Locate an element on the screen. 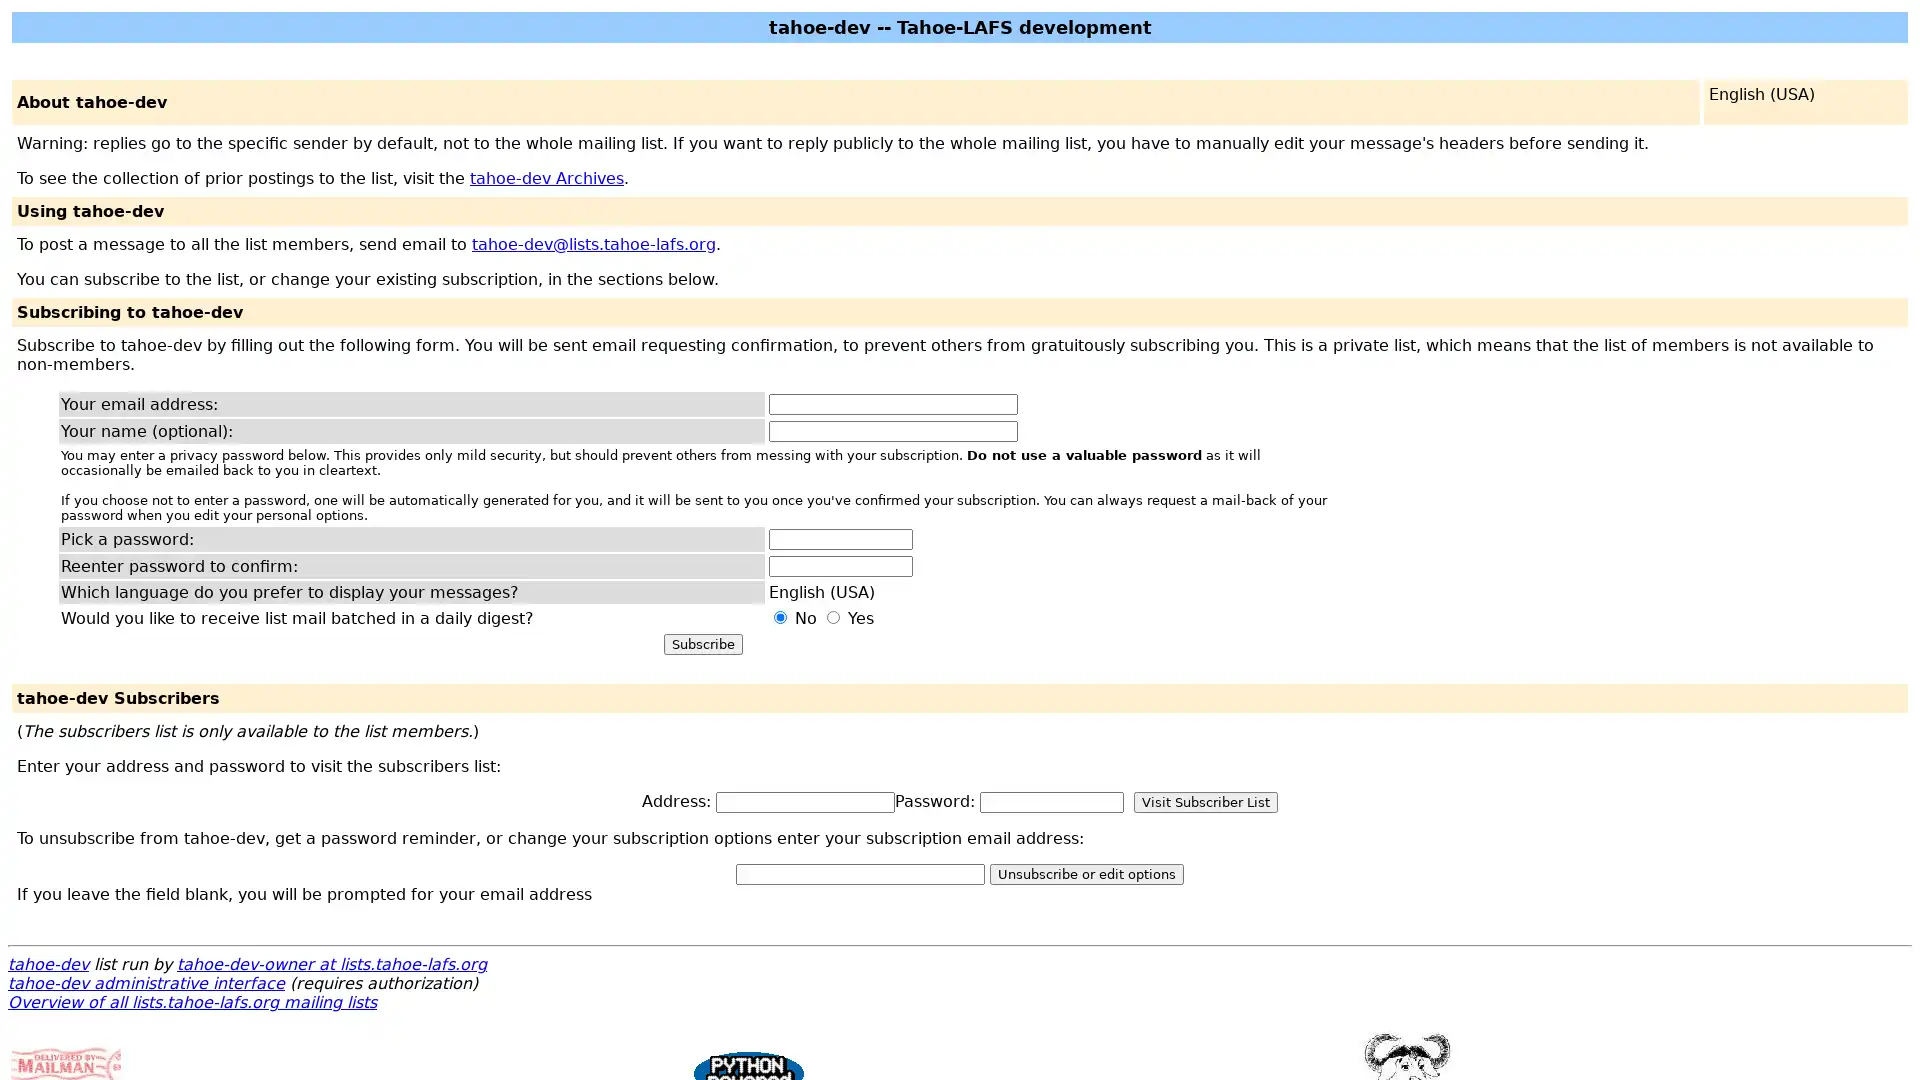 This screenshot has width=1920, height=1080. Subscribe is located at coordinates (702, 644).